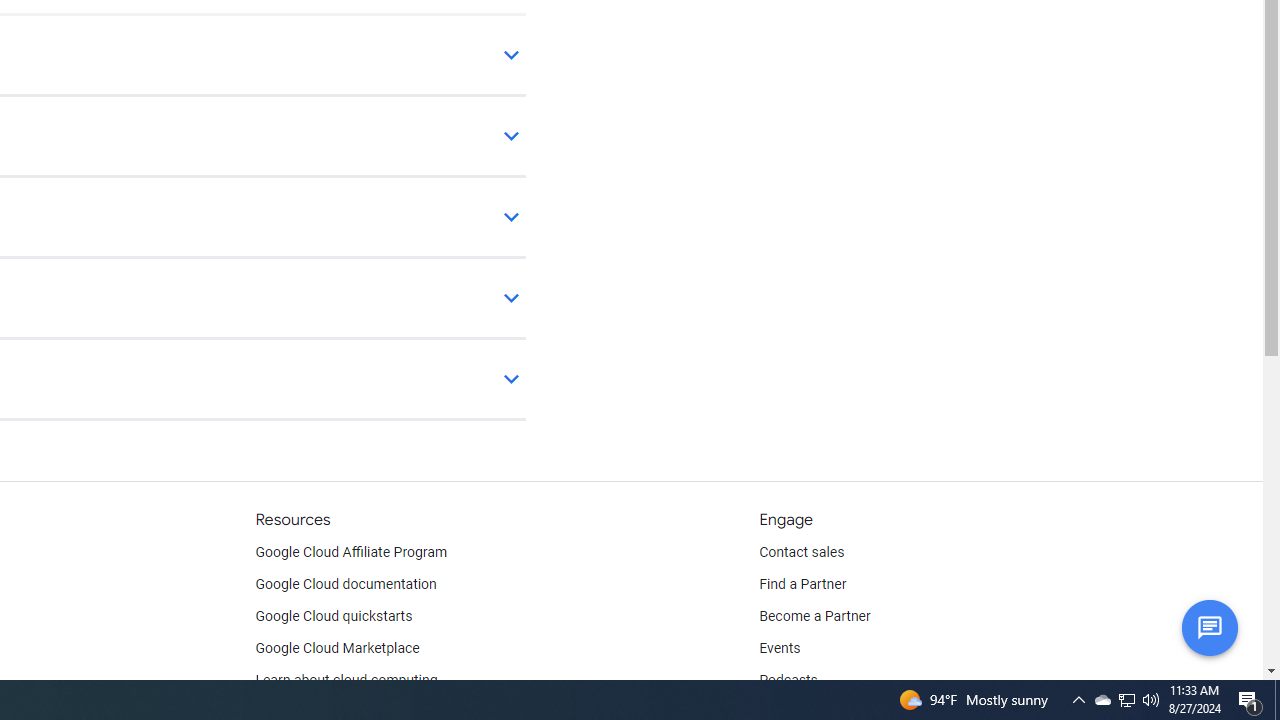 The width and height of the screenshot is (1280, 720). Describe the element at coordinates (779, 649) in the screenshot. I see `'Events'` at that location.